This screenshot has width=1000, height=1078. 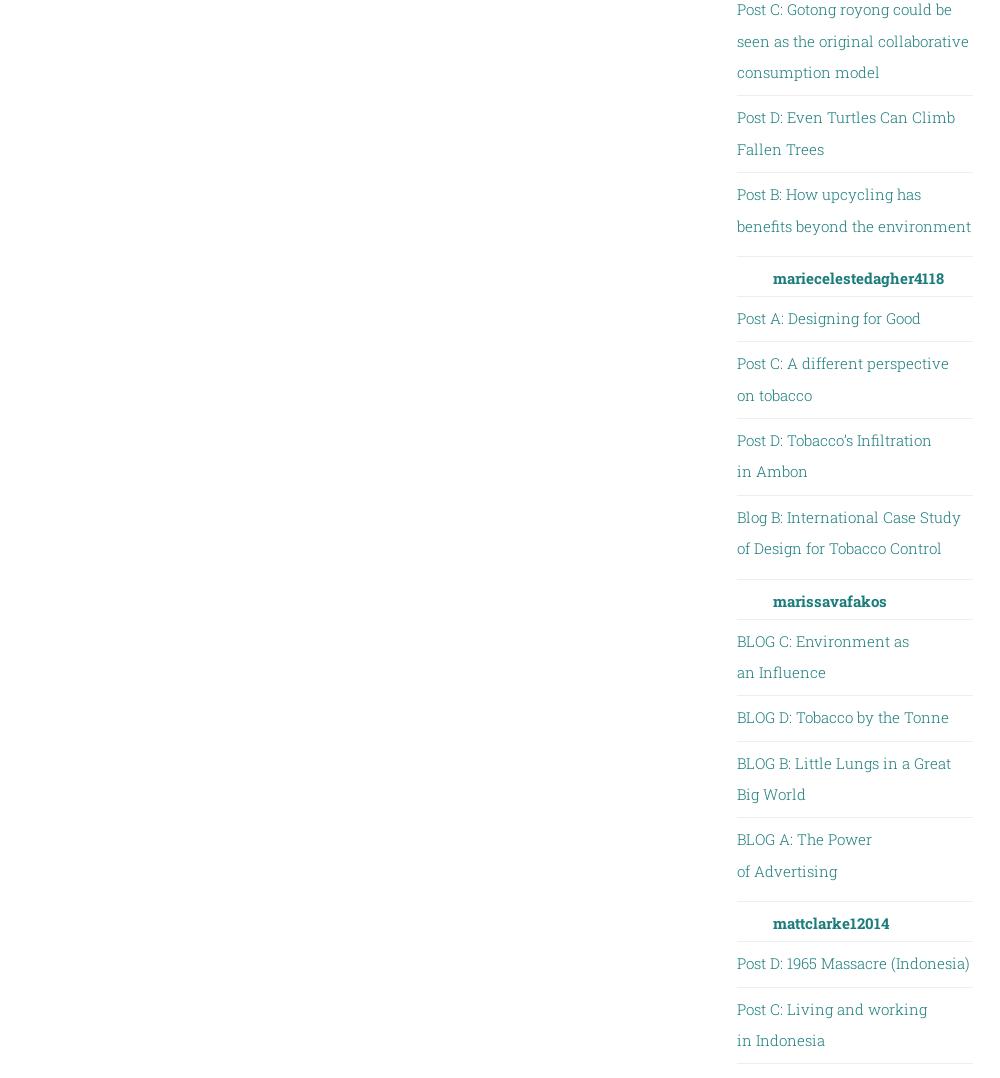 What do you see at coordinates (847, 531) in the screenshot?
I see `'Blog B: International Case Study of Design for Tobacco Control'` at bounding box center [847, 531].